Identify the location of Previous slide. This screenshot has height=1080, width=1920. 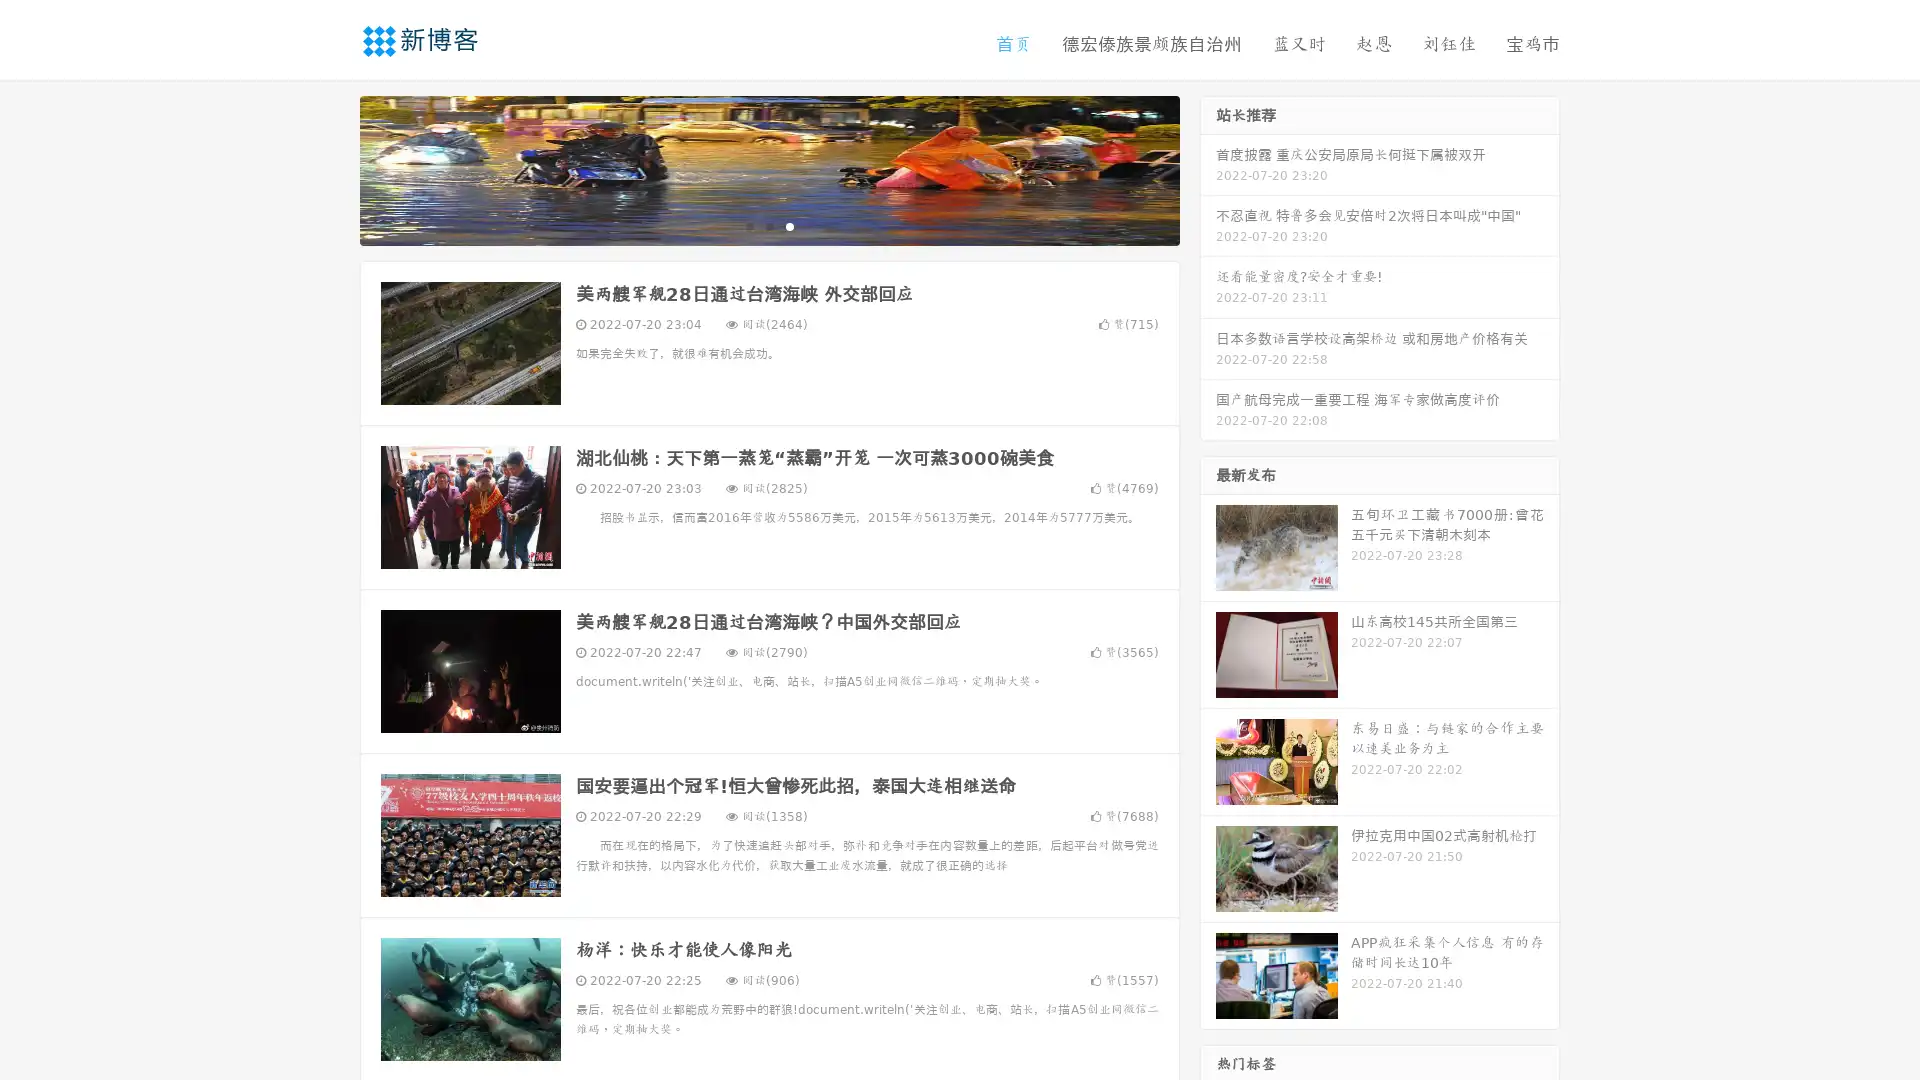
(330, 168).